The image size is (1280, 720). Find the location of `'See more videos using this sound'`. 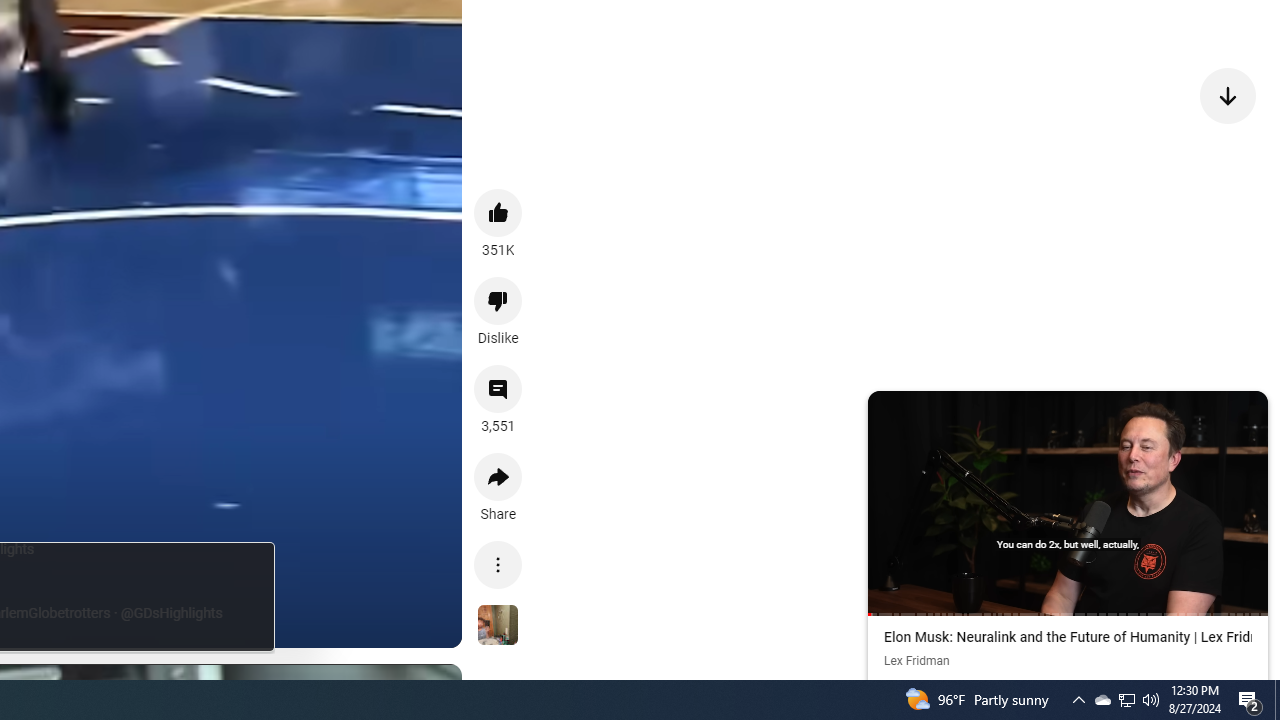

'See more videos using this sound' is located at coordinates (497, 625).